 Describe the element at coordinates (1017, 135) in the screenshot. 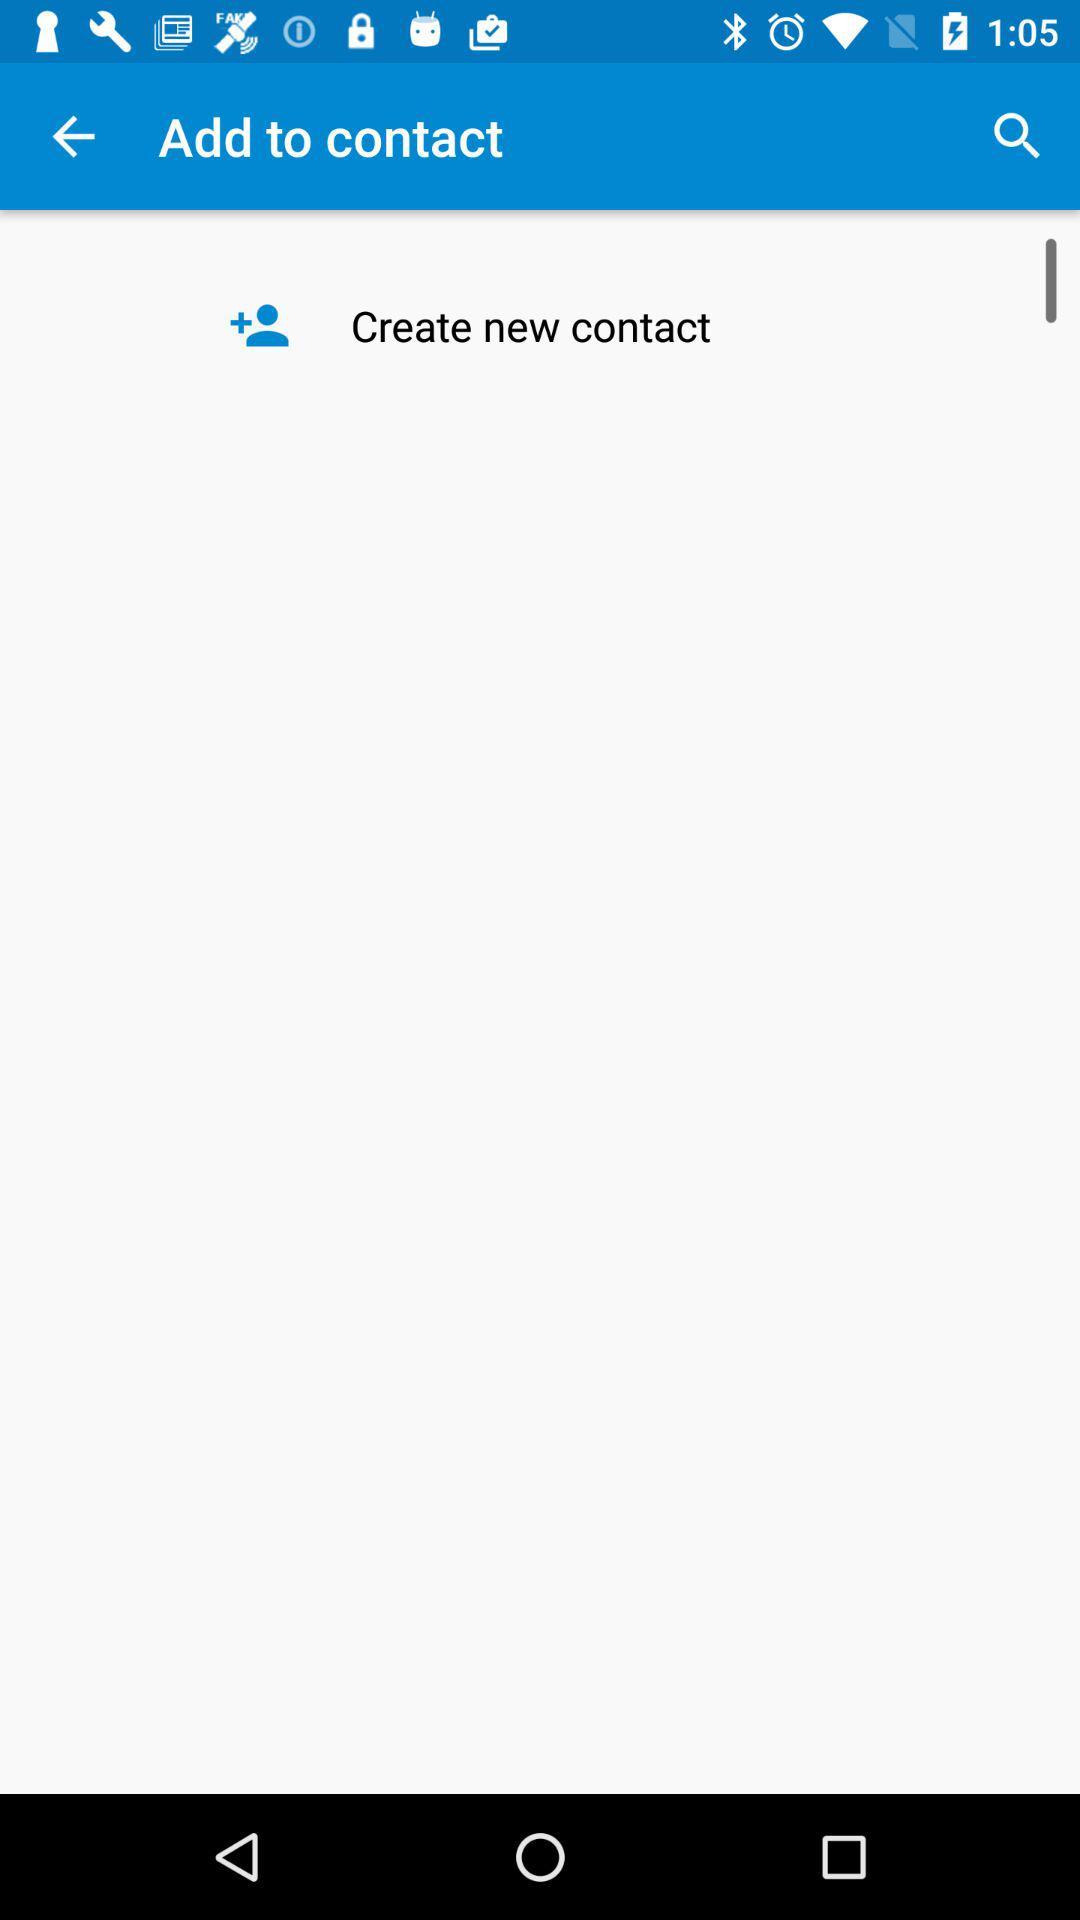

I see `icon to the right of the add to contact icon` at that location.